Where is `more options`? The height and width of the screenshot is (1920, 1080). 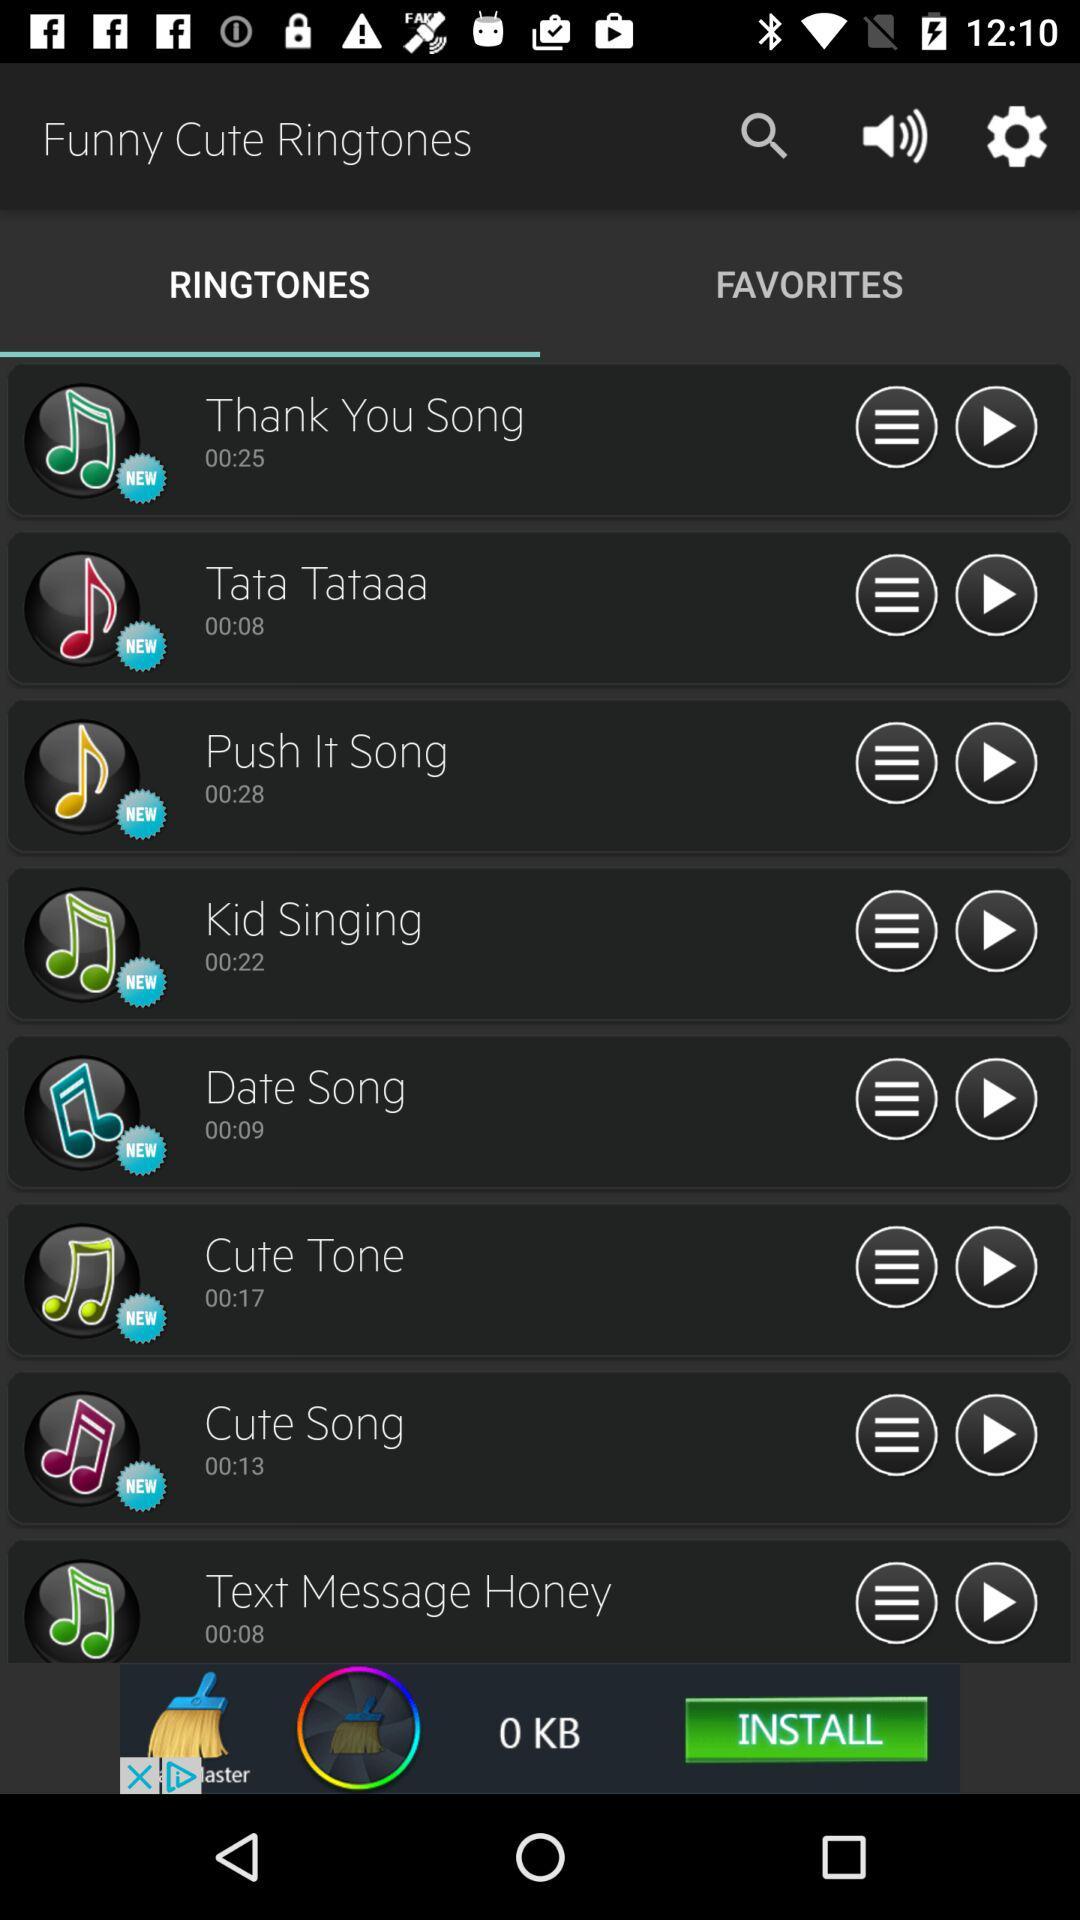 more options is located at coordinates (895, 595).